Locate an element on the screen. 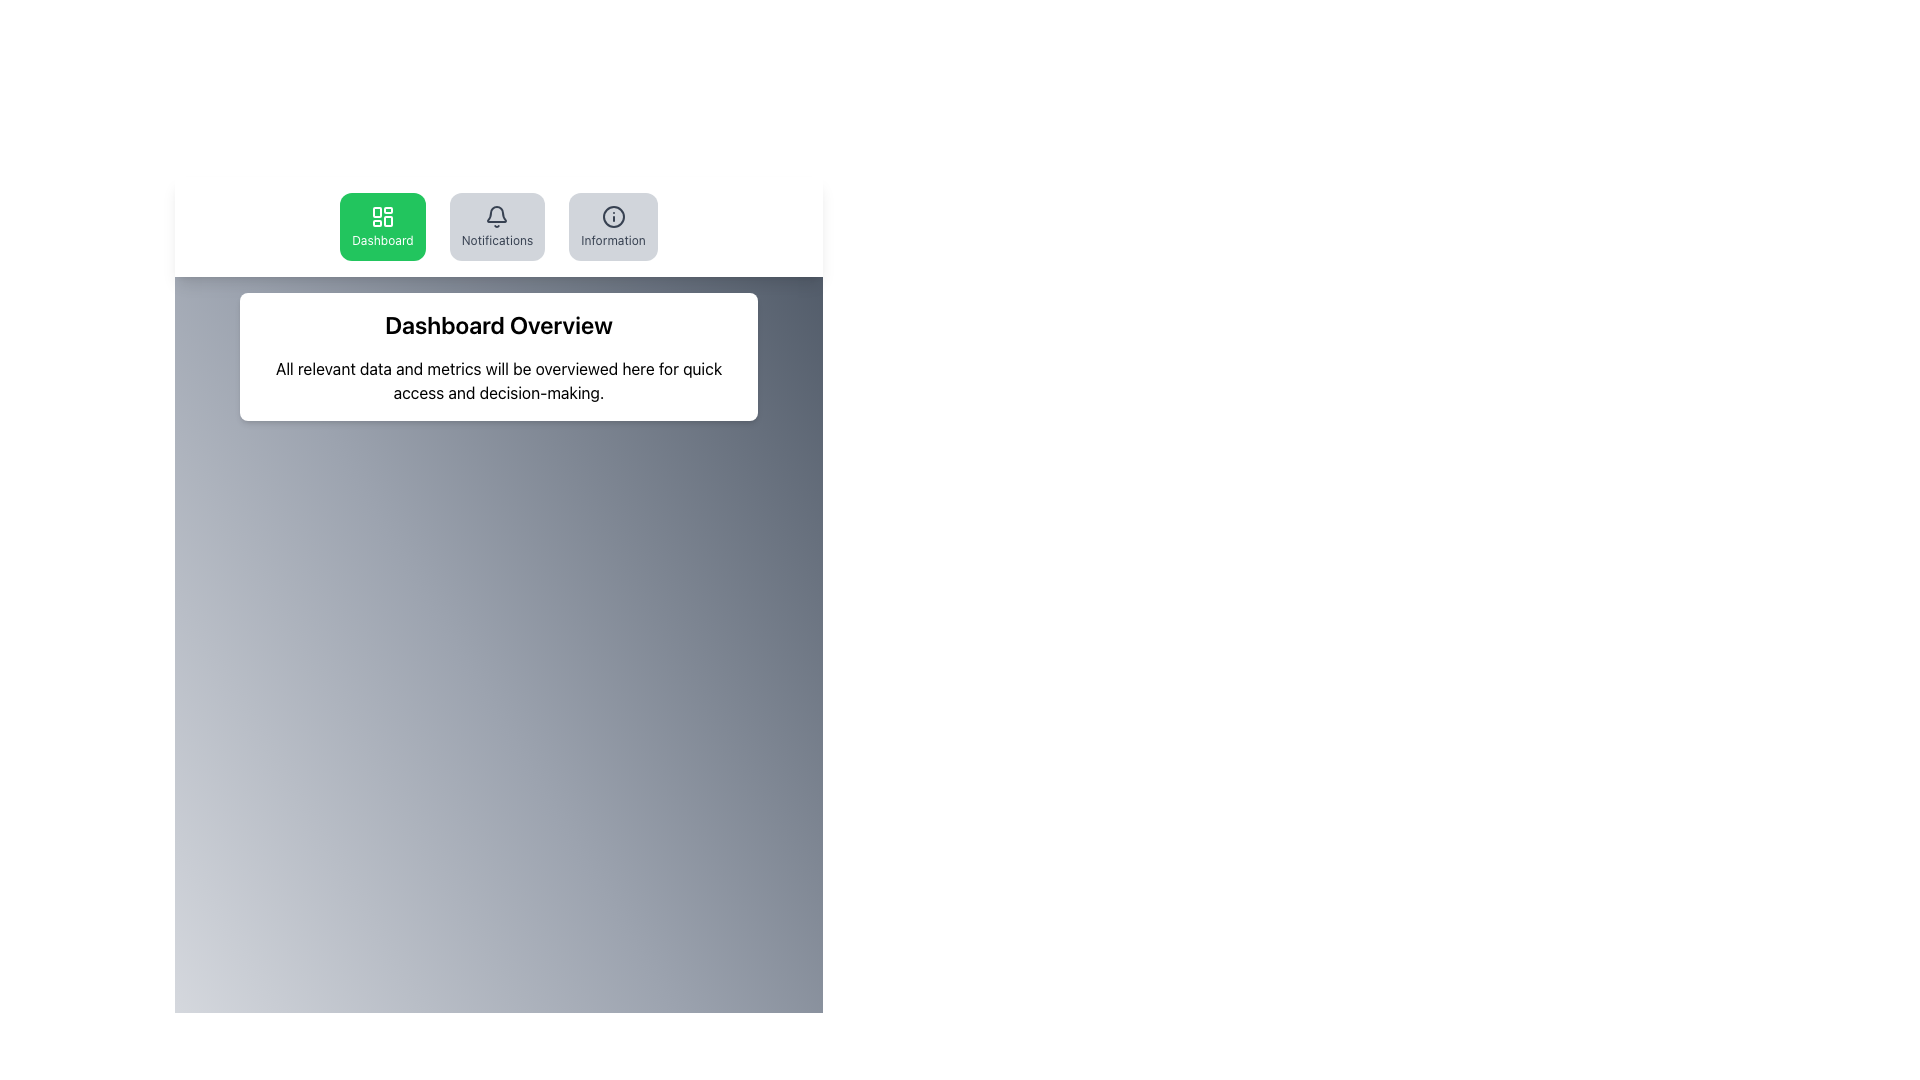 The image size is (1920, 1080). the 'Dashboard' text label, which is positioned beneath a green square icon, to initiate the dashboard-related action is located at coordinates (382, 239).